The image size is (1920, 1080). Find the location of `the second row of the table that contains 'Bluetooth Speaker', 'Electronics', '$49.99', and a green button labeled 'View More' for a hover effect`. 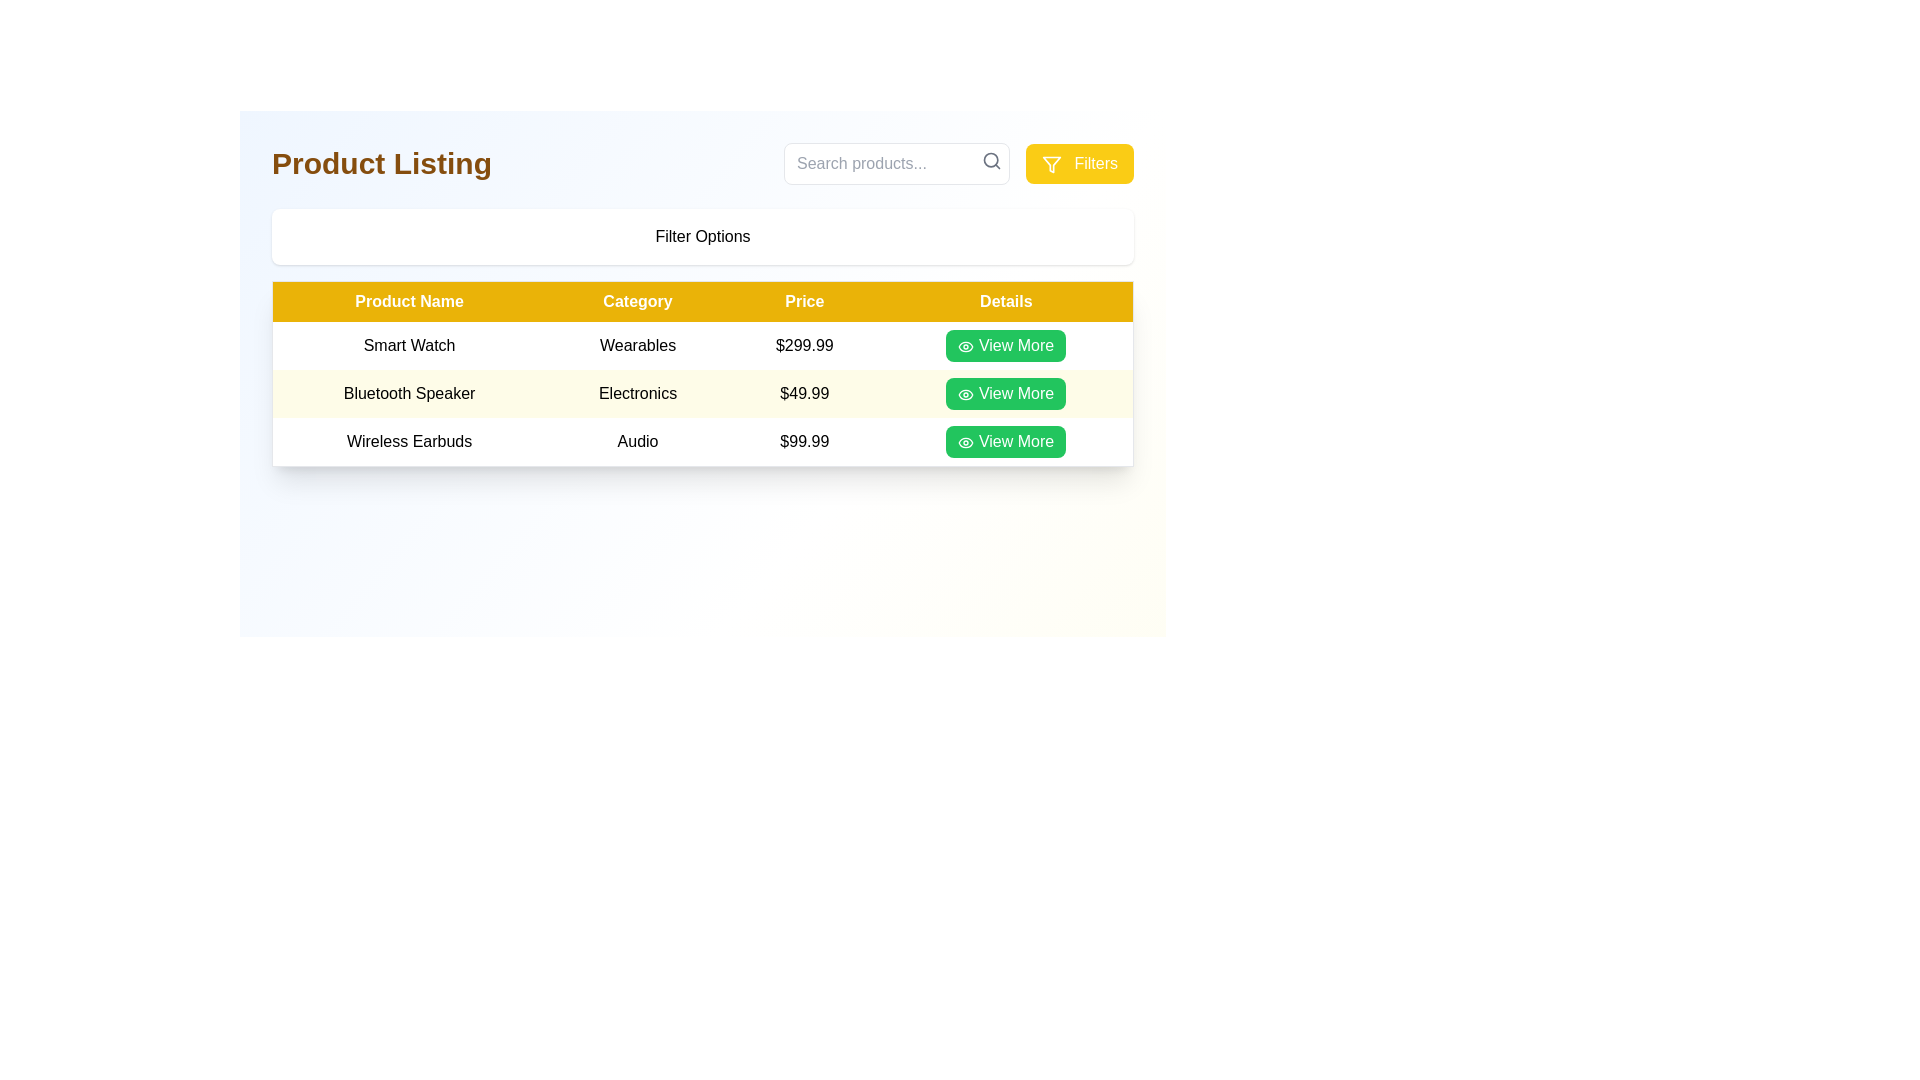

the second row of the table that contains 'Bluetooth Speaker', 'Electronics', '$49.99', and a green button labeled 'View More' for a hover effect is located at coordinates (702, 393).